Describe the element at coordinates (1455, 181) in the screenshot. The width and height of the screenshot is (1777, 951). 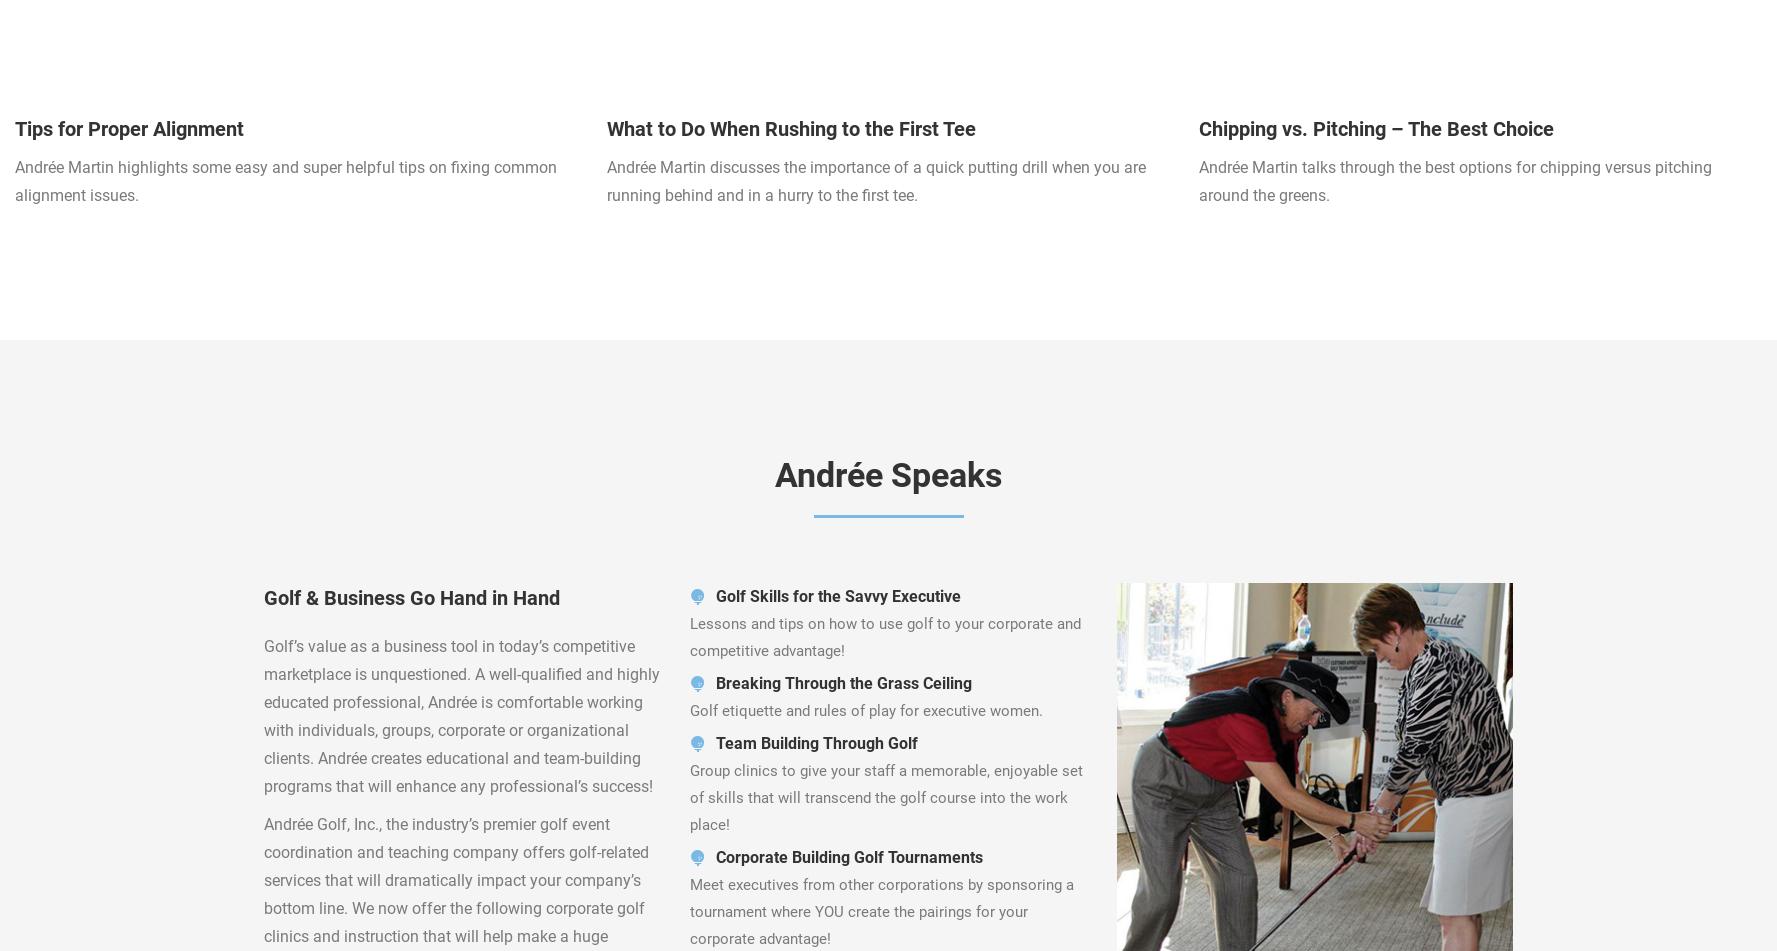
I see `'Andrée Martin talks through the best options for chipping versus pitching around the greens.'` at that location.